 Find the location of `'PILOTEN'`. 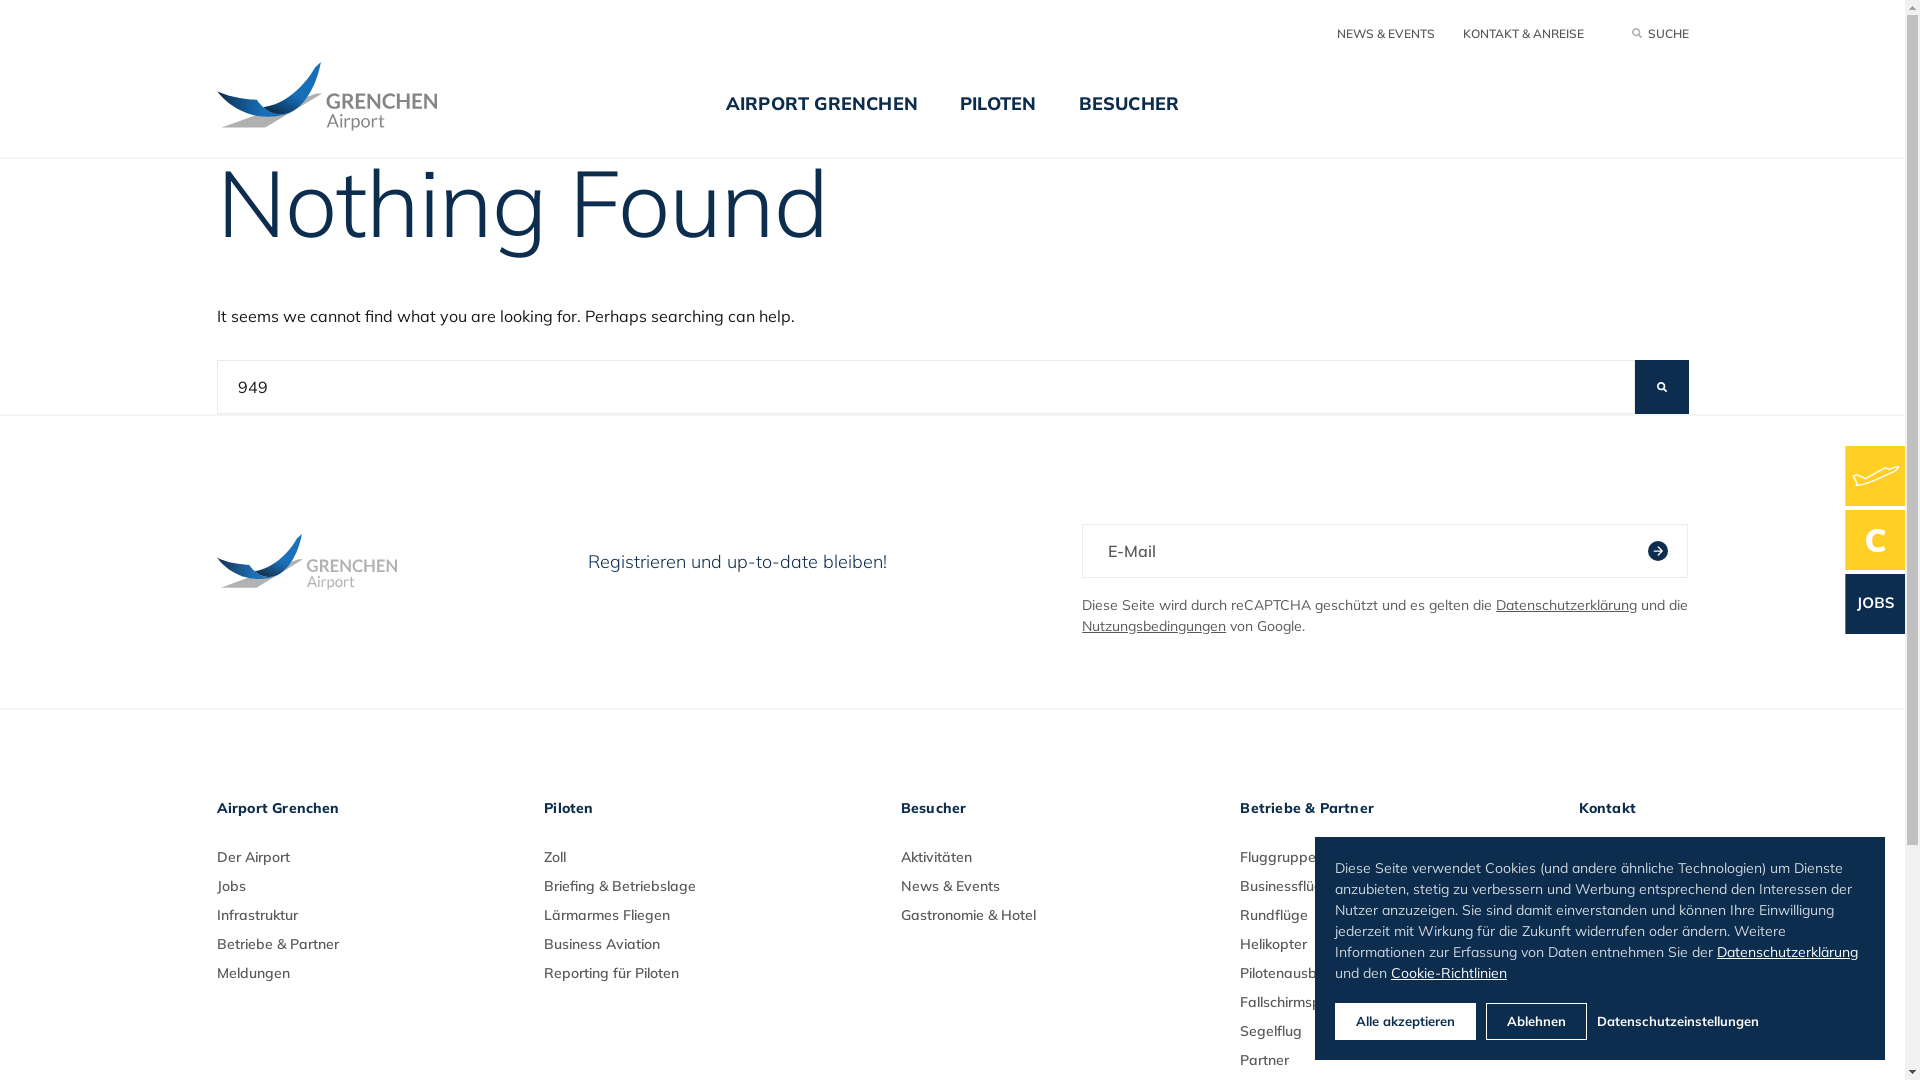

'PILOTEN' is located at coordinates (938, 118).